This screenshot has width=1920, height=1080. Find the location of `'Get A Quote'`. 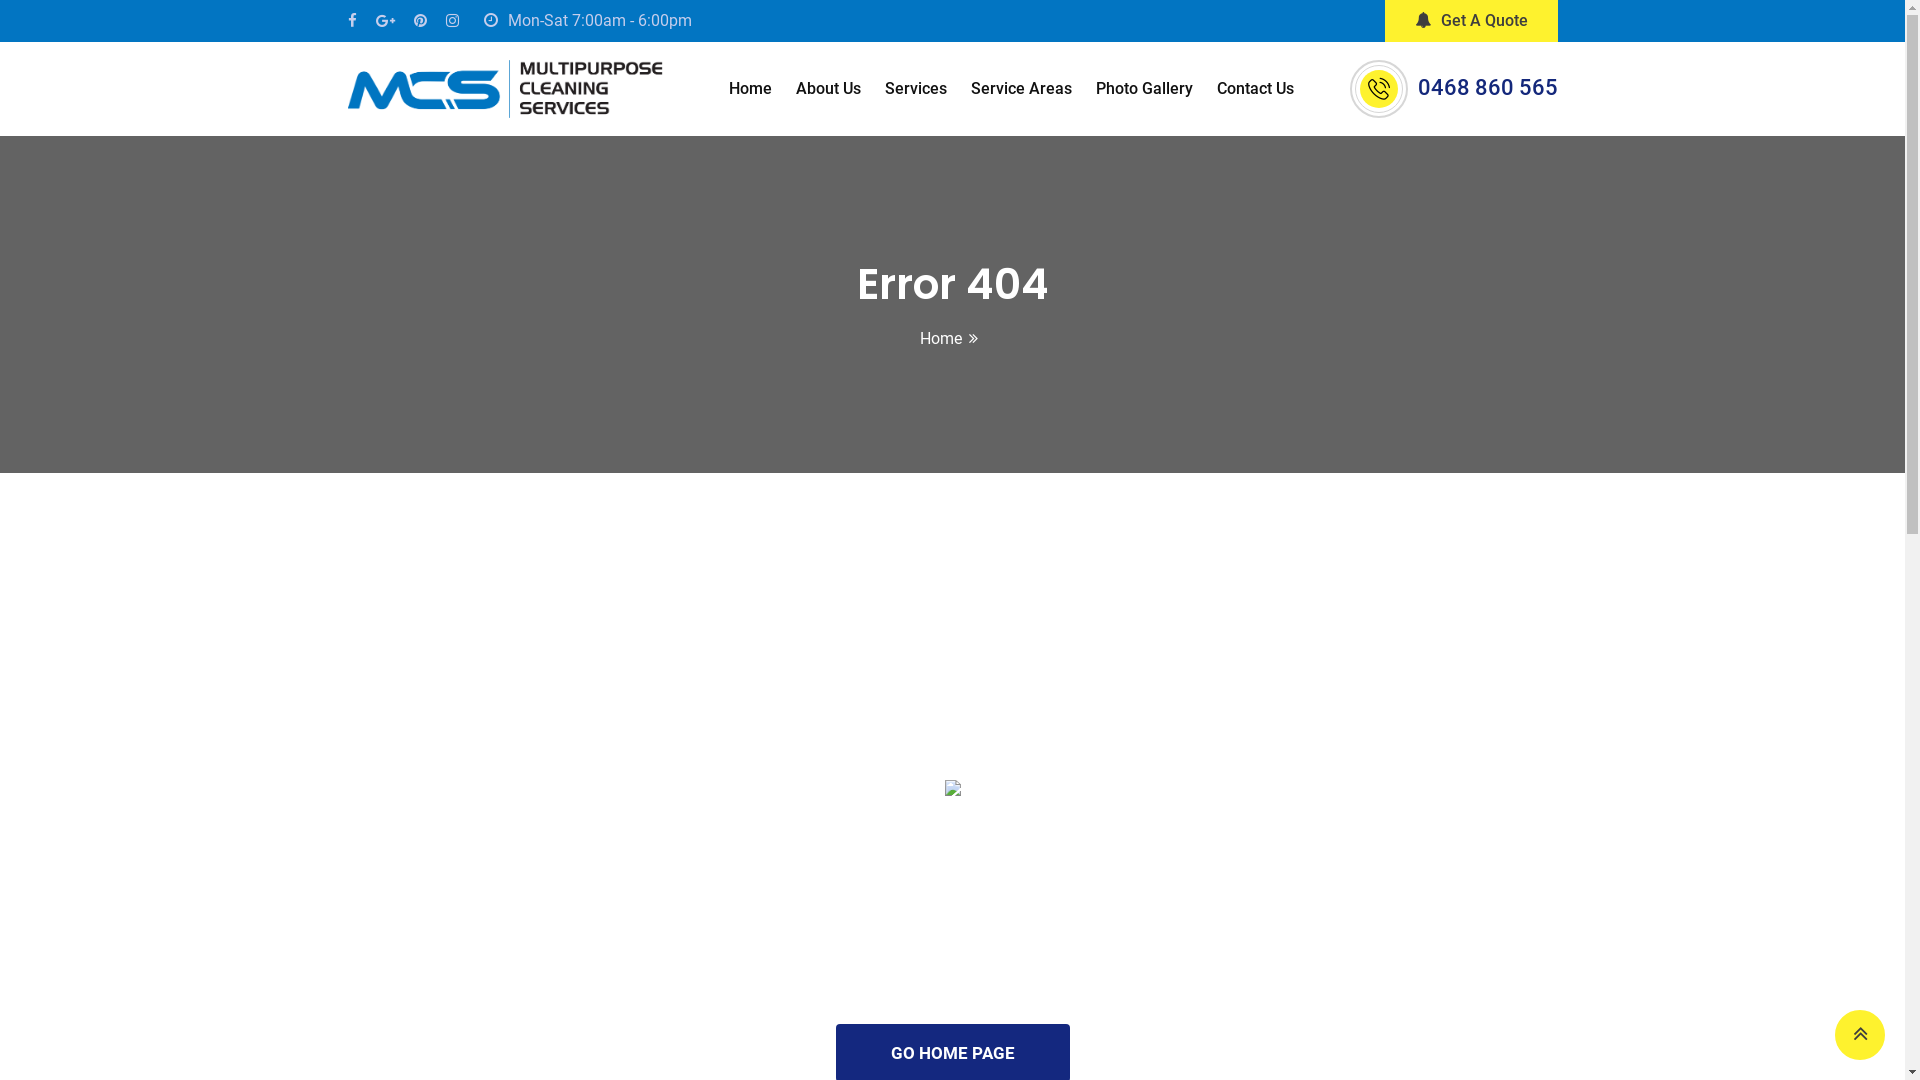

'Get A Quote' is located at coordinates (1470, 20).